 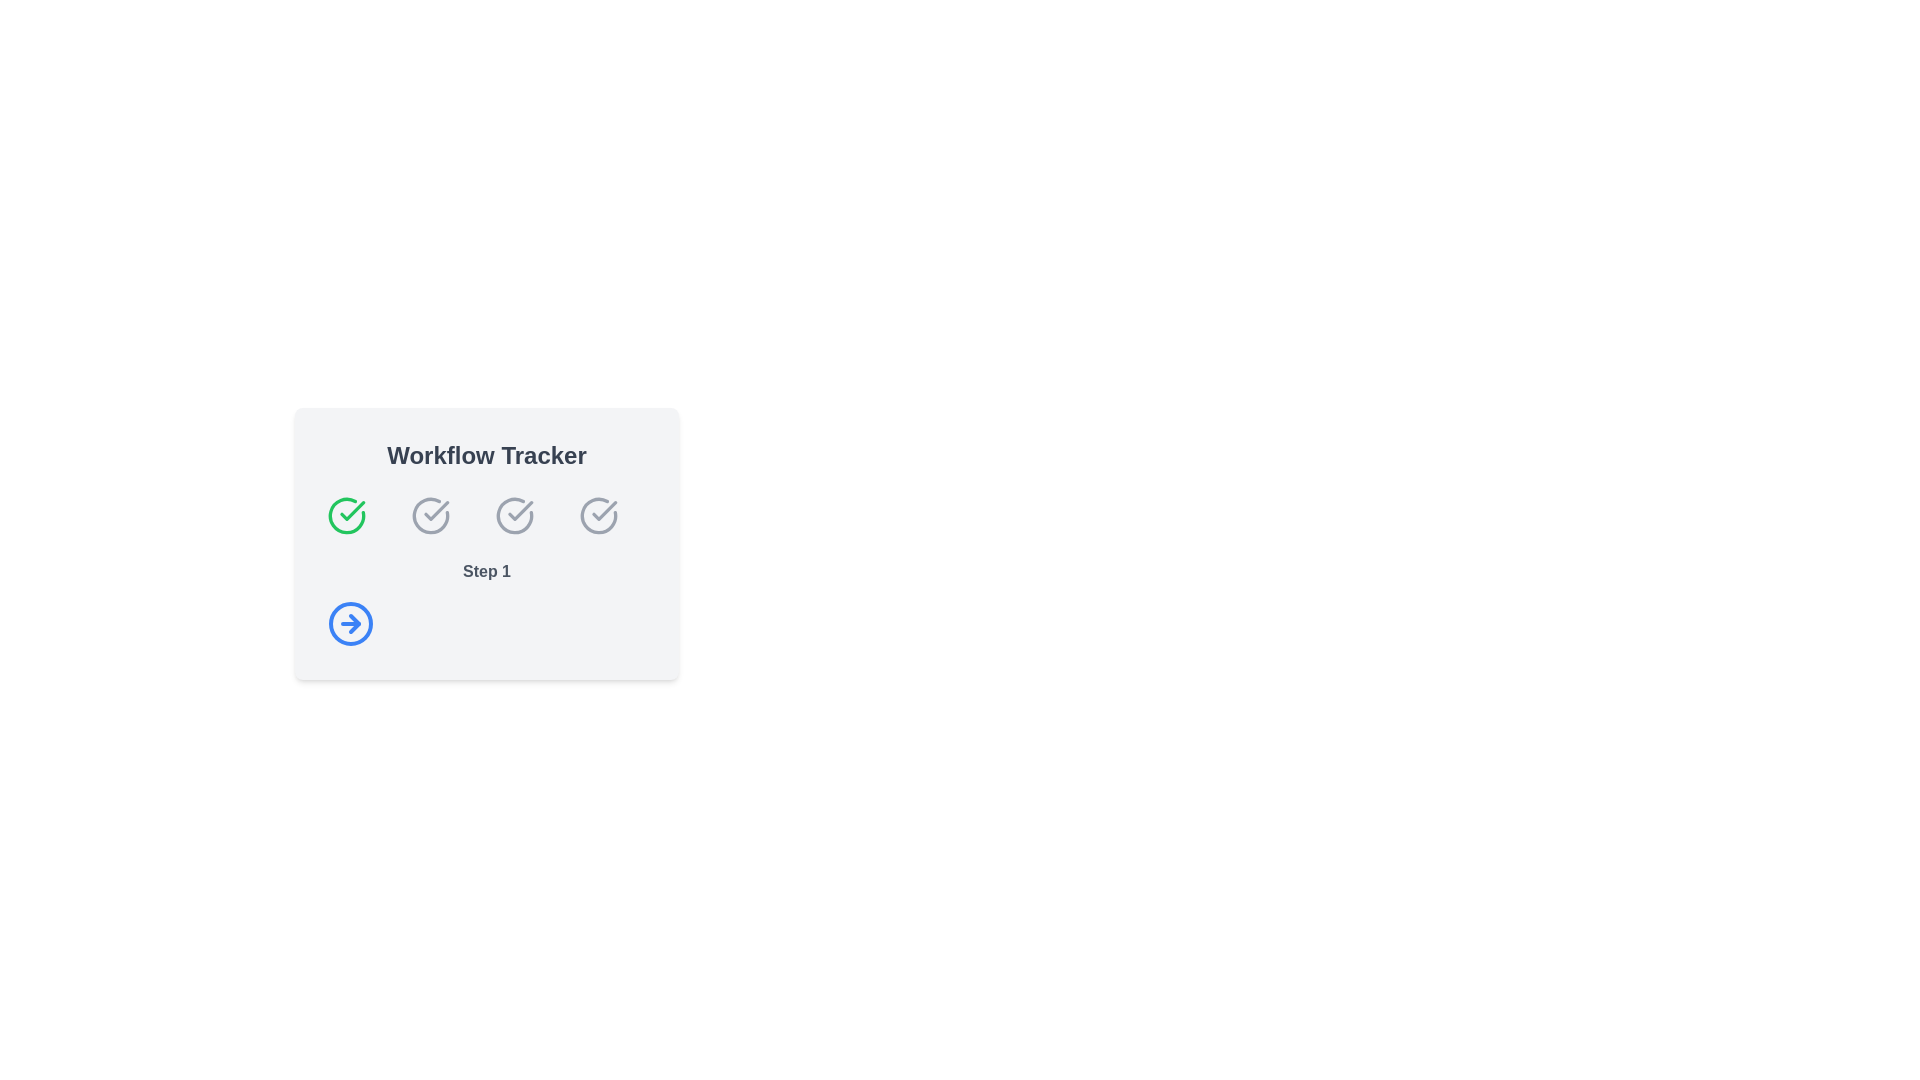 I want to click on the success completion icon within the Workflow Tracker card UI, so click(x=352, y=509).